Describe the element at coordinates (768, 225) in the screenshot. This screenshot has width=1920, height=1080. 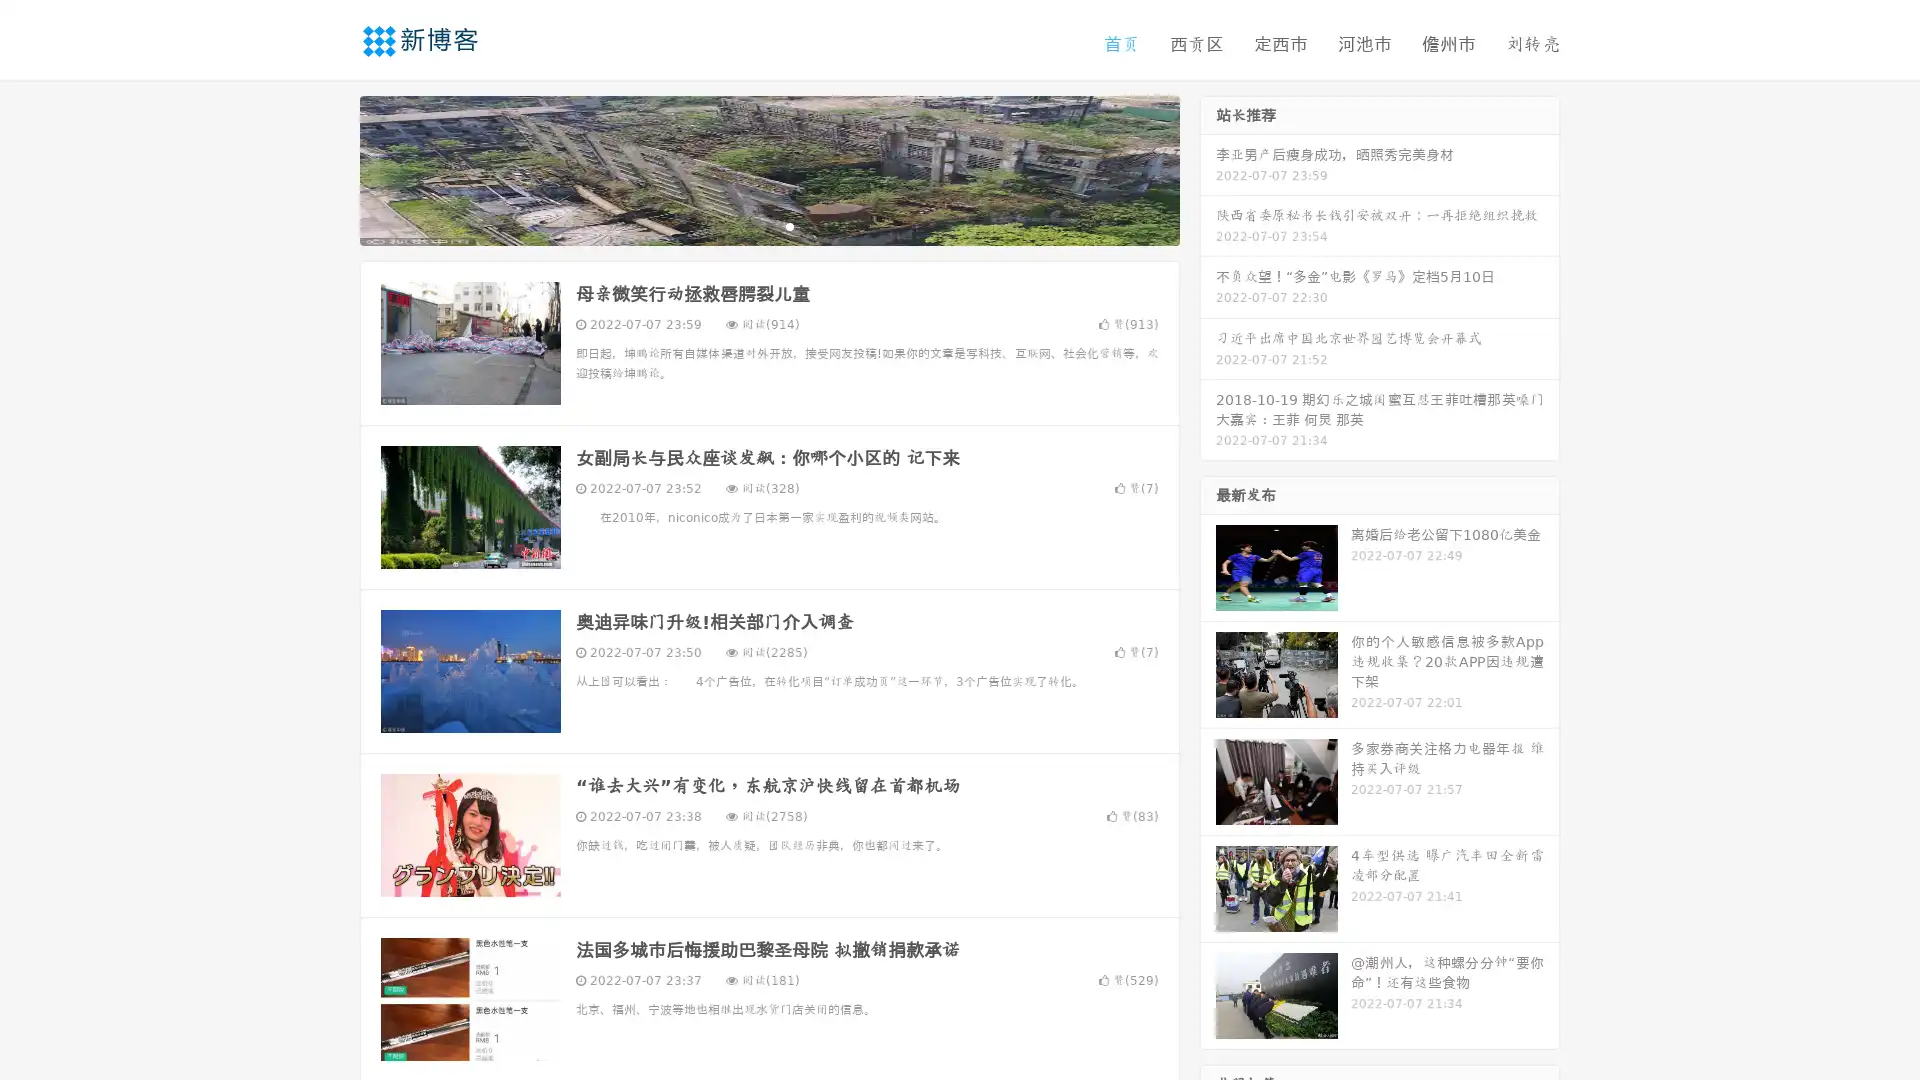
I see `Go to slide 2` at that location.